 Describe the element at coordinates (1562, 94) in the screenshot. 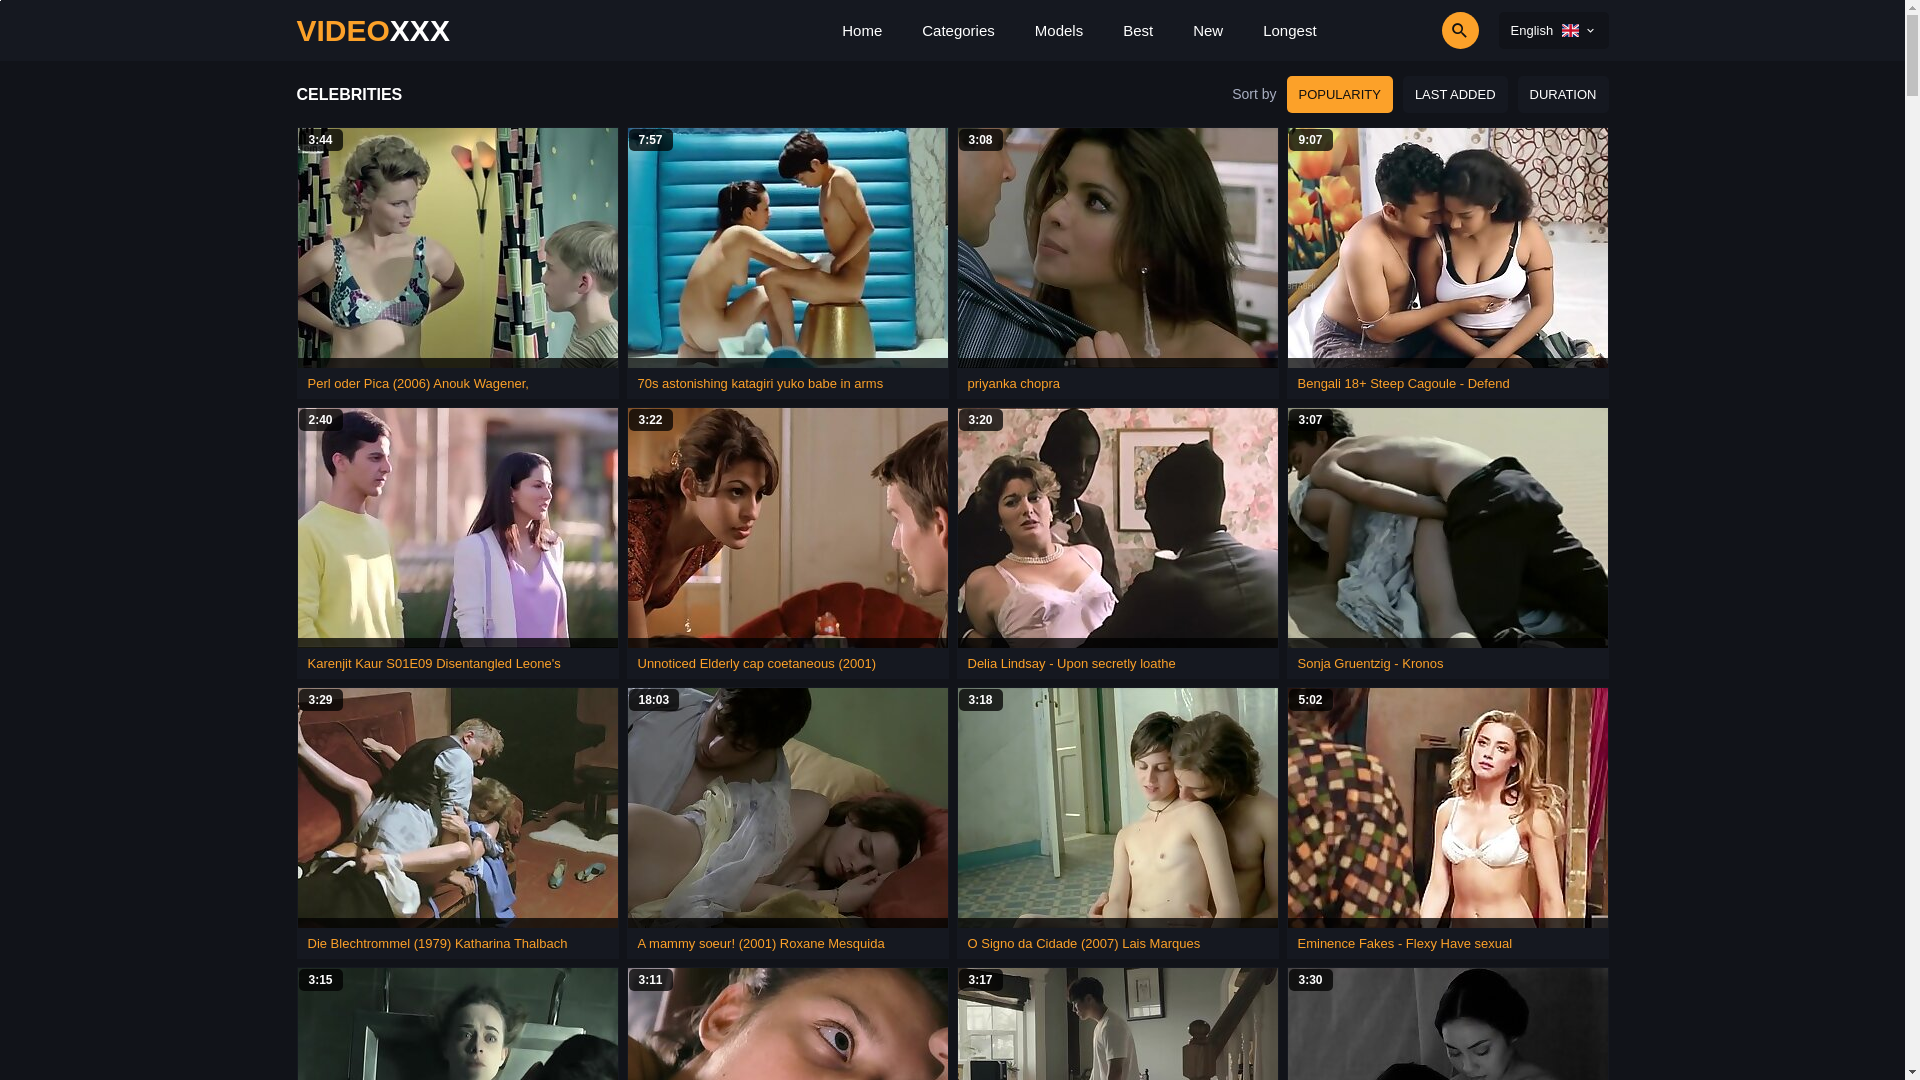

I see `'DURATION'` at that location.